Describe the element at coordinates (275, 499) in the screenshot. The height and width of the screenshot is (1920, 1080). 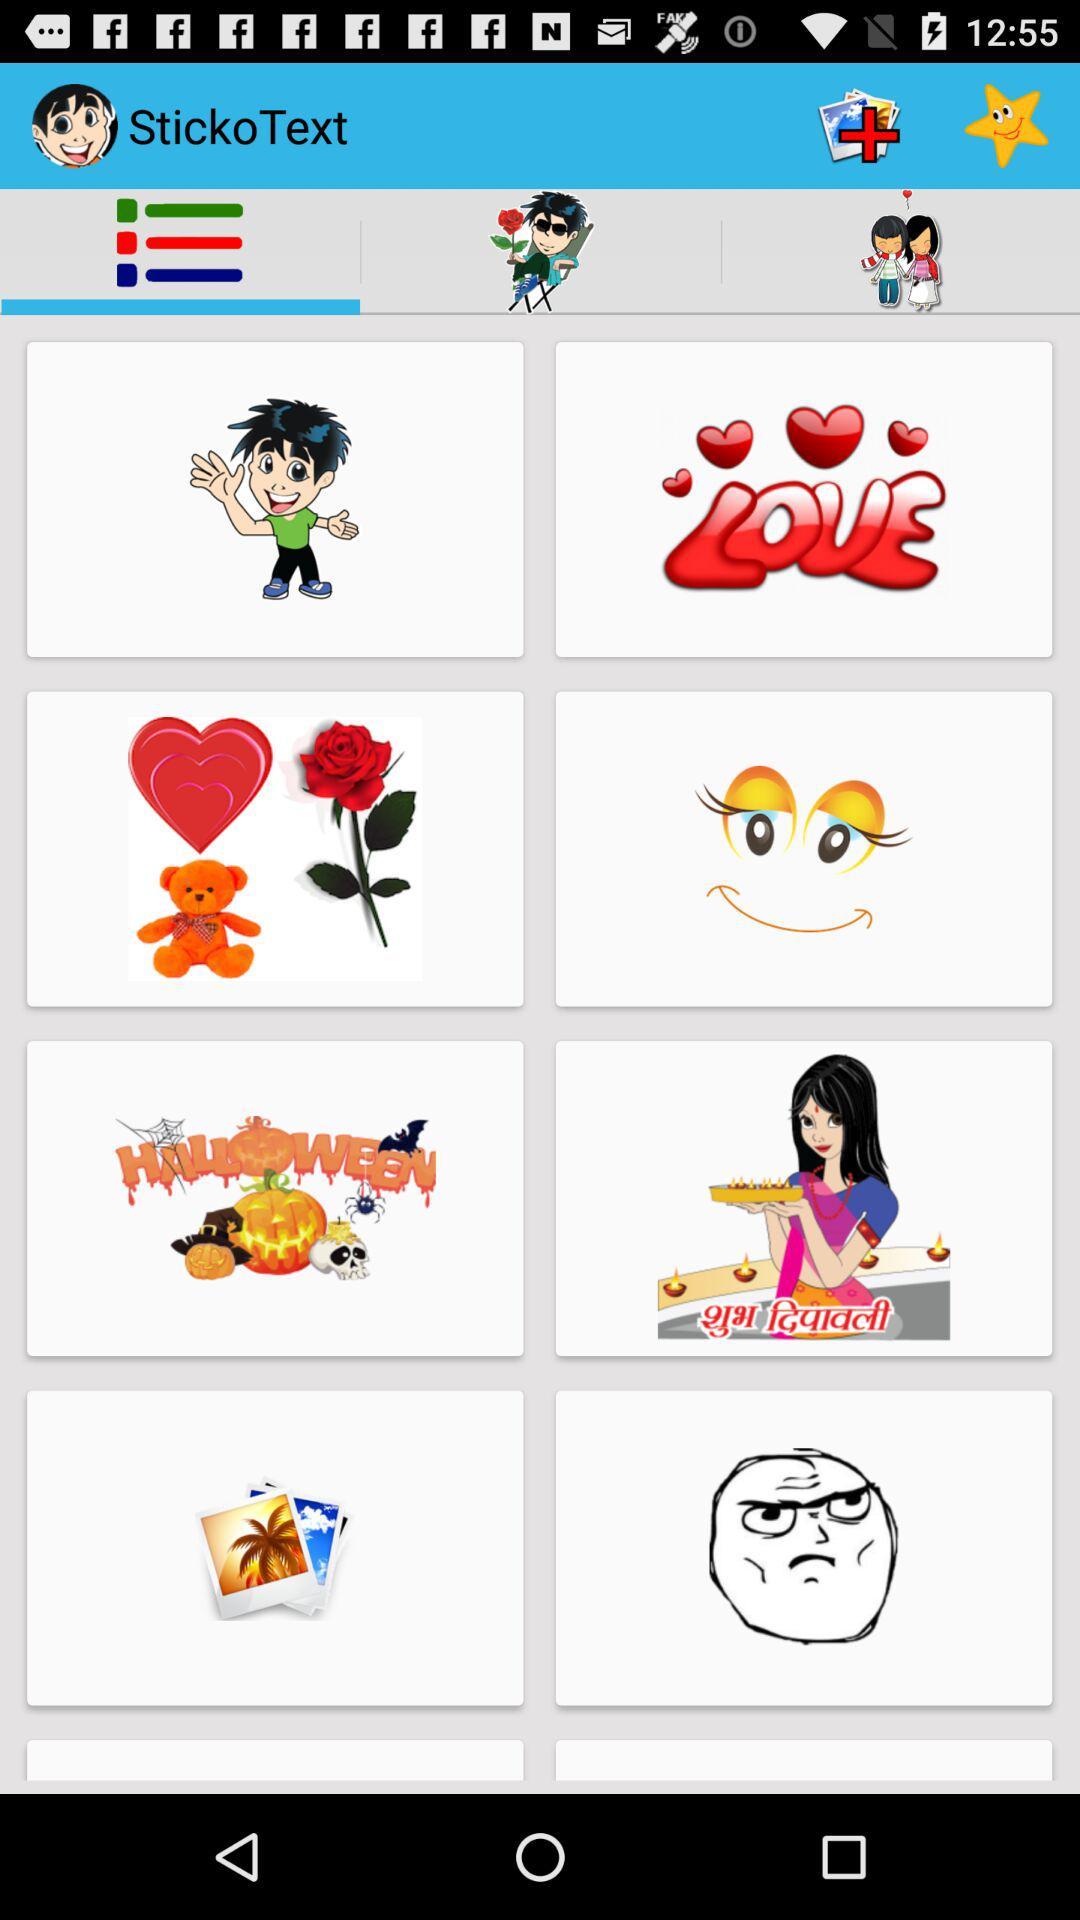
I see `the first thumbnail` at that location.